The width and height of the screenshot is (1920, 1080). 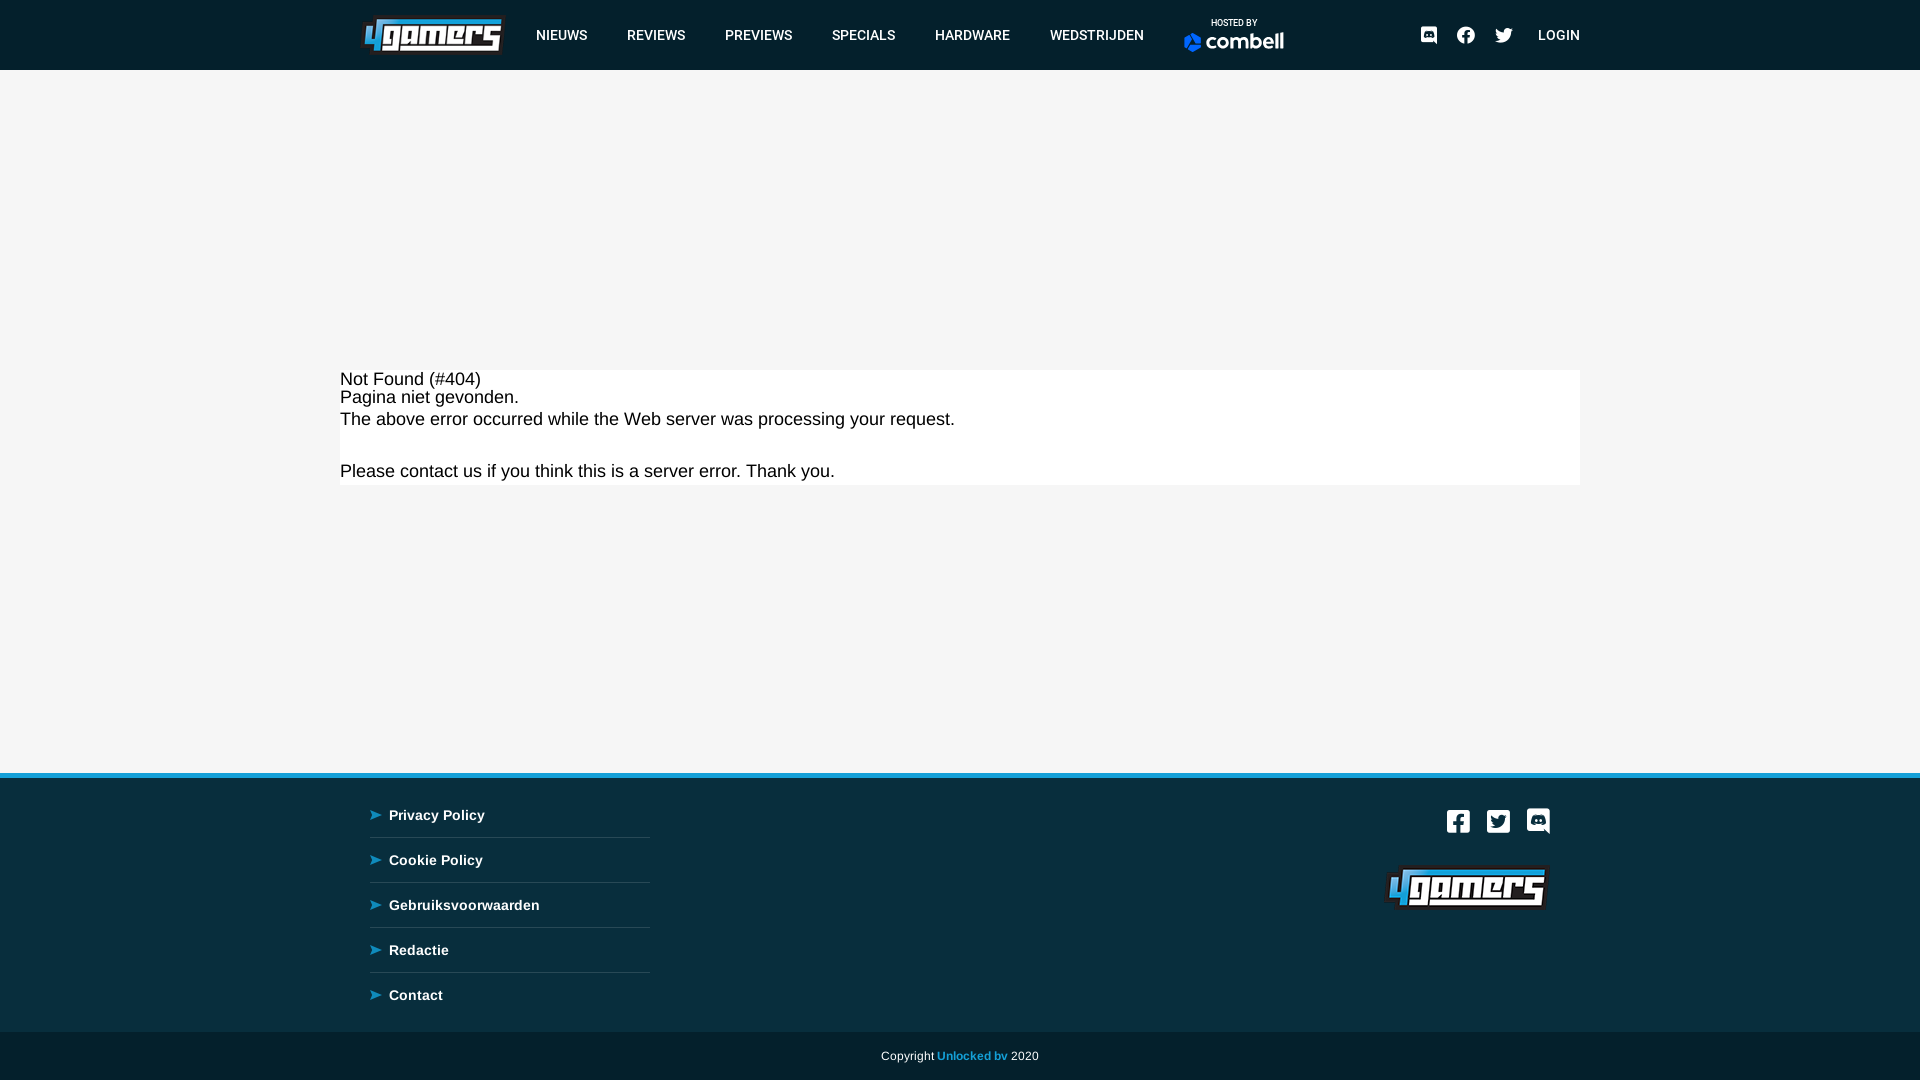 What do you see at coordinates (1537, 826) in the screenshot?
I see `'Discord'` at bounding box center [1537, 826].